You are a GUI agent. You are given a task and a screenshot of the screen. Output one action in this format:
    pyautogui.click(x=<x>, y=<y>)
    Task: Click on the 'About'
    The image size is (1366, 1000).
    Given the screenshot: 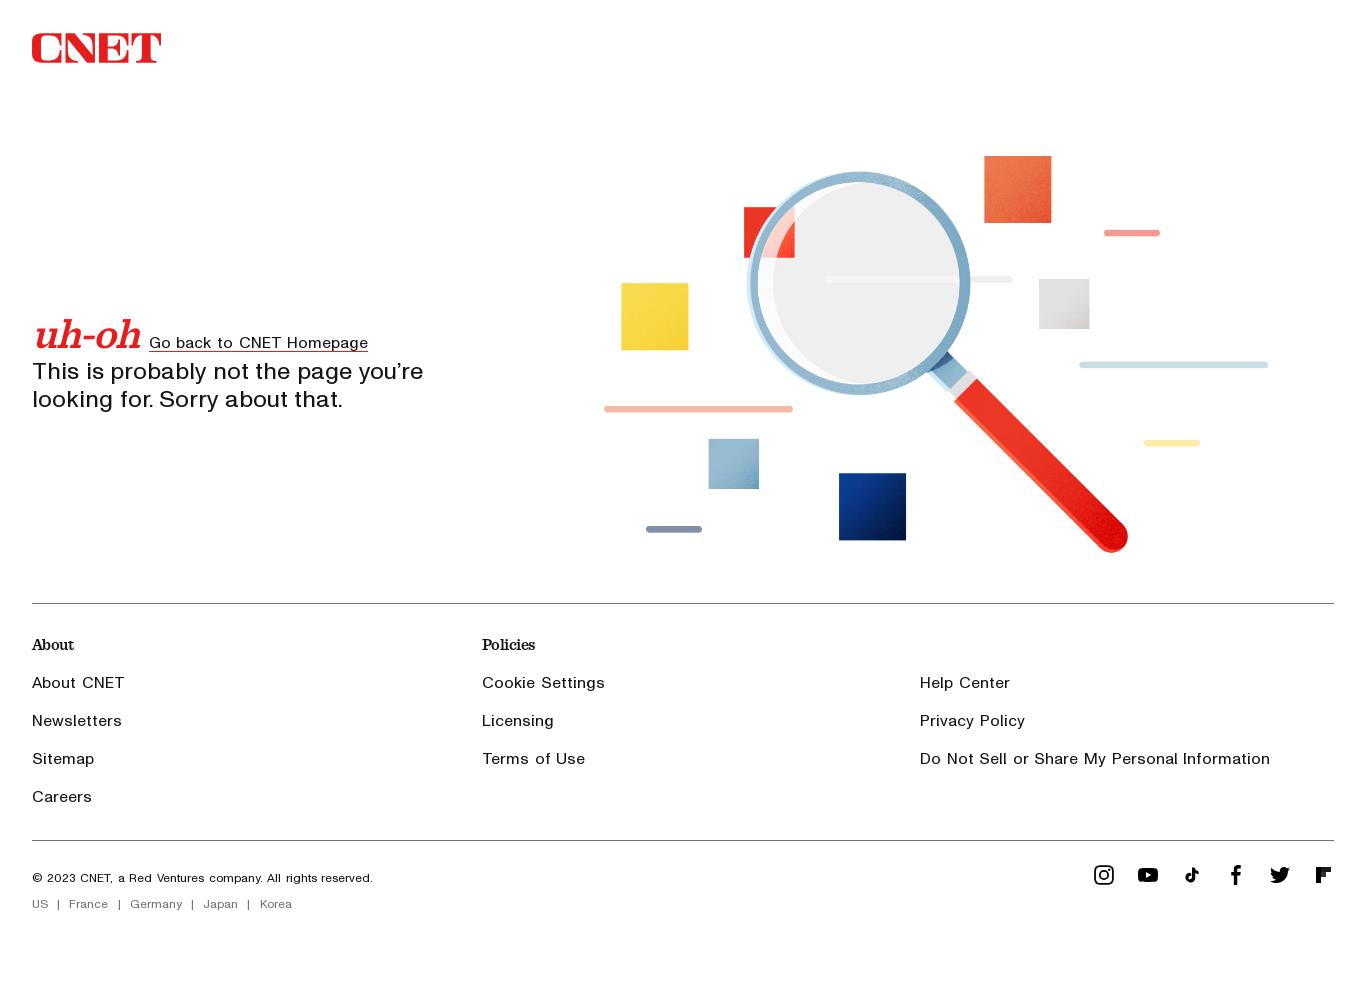 What is the action you would take?
    pyautogui.click(x=31, y=643)
    